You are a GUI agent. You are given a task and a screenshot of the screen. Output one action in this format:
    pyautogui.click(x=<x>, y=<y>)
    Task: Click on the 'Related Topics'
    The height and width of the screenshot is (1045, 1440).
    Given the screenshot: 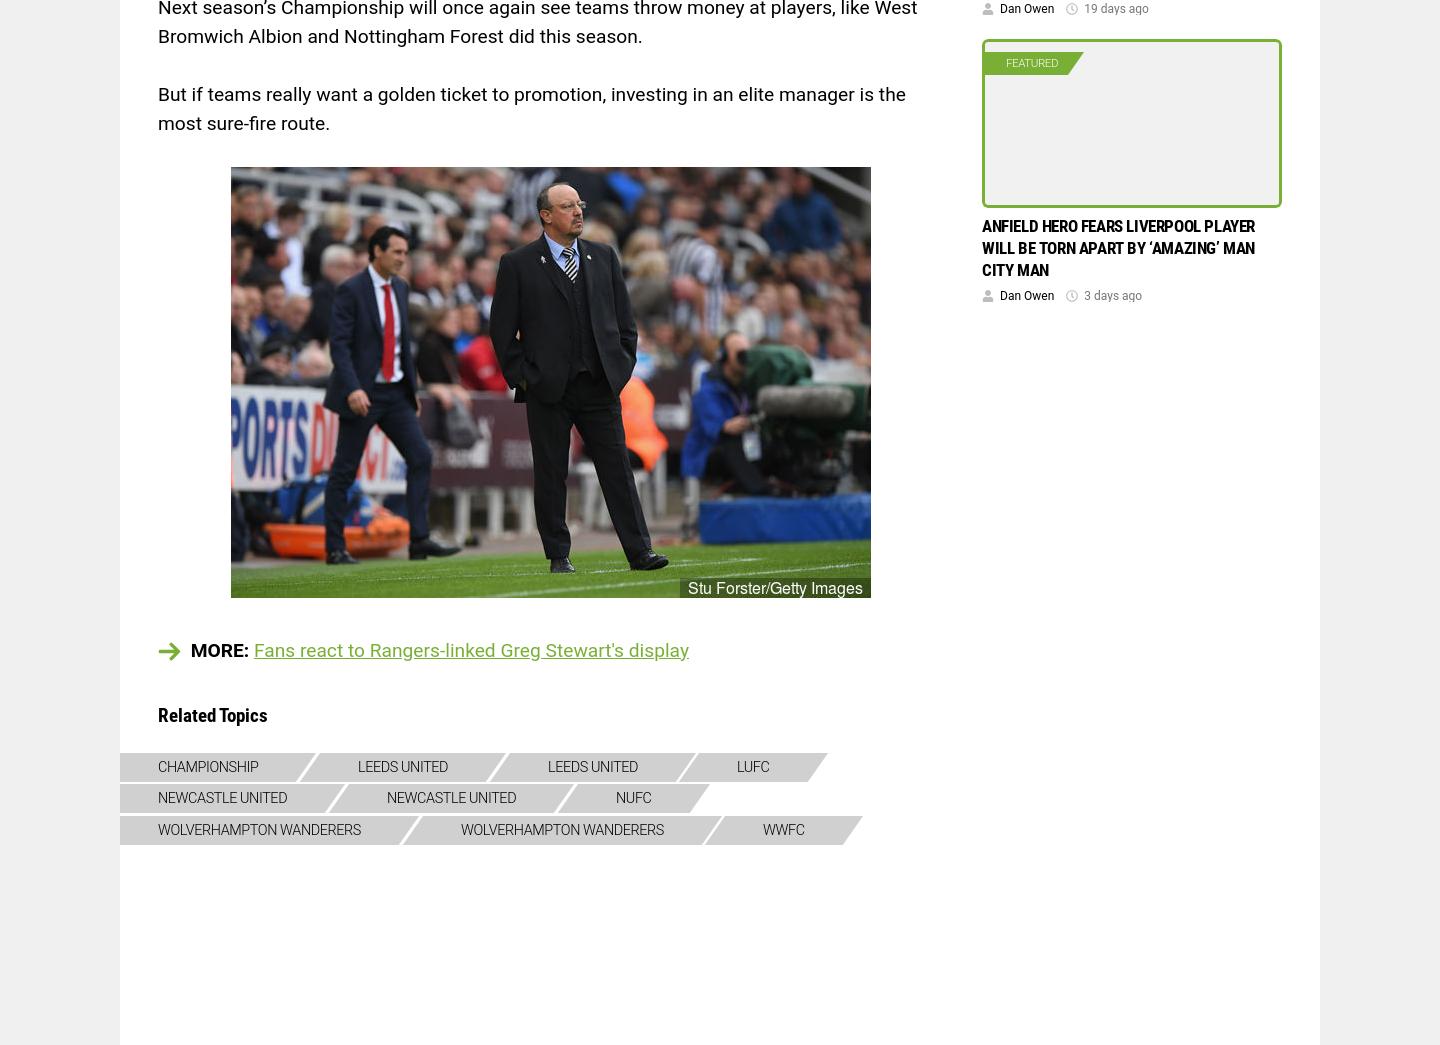 What is the action you would take?
    pyautogui.click(x=156, y=713)
    